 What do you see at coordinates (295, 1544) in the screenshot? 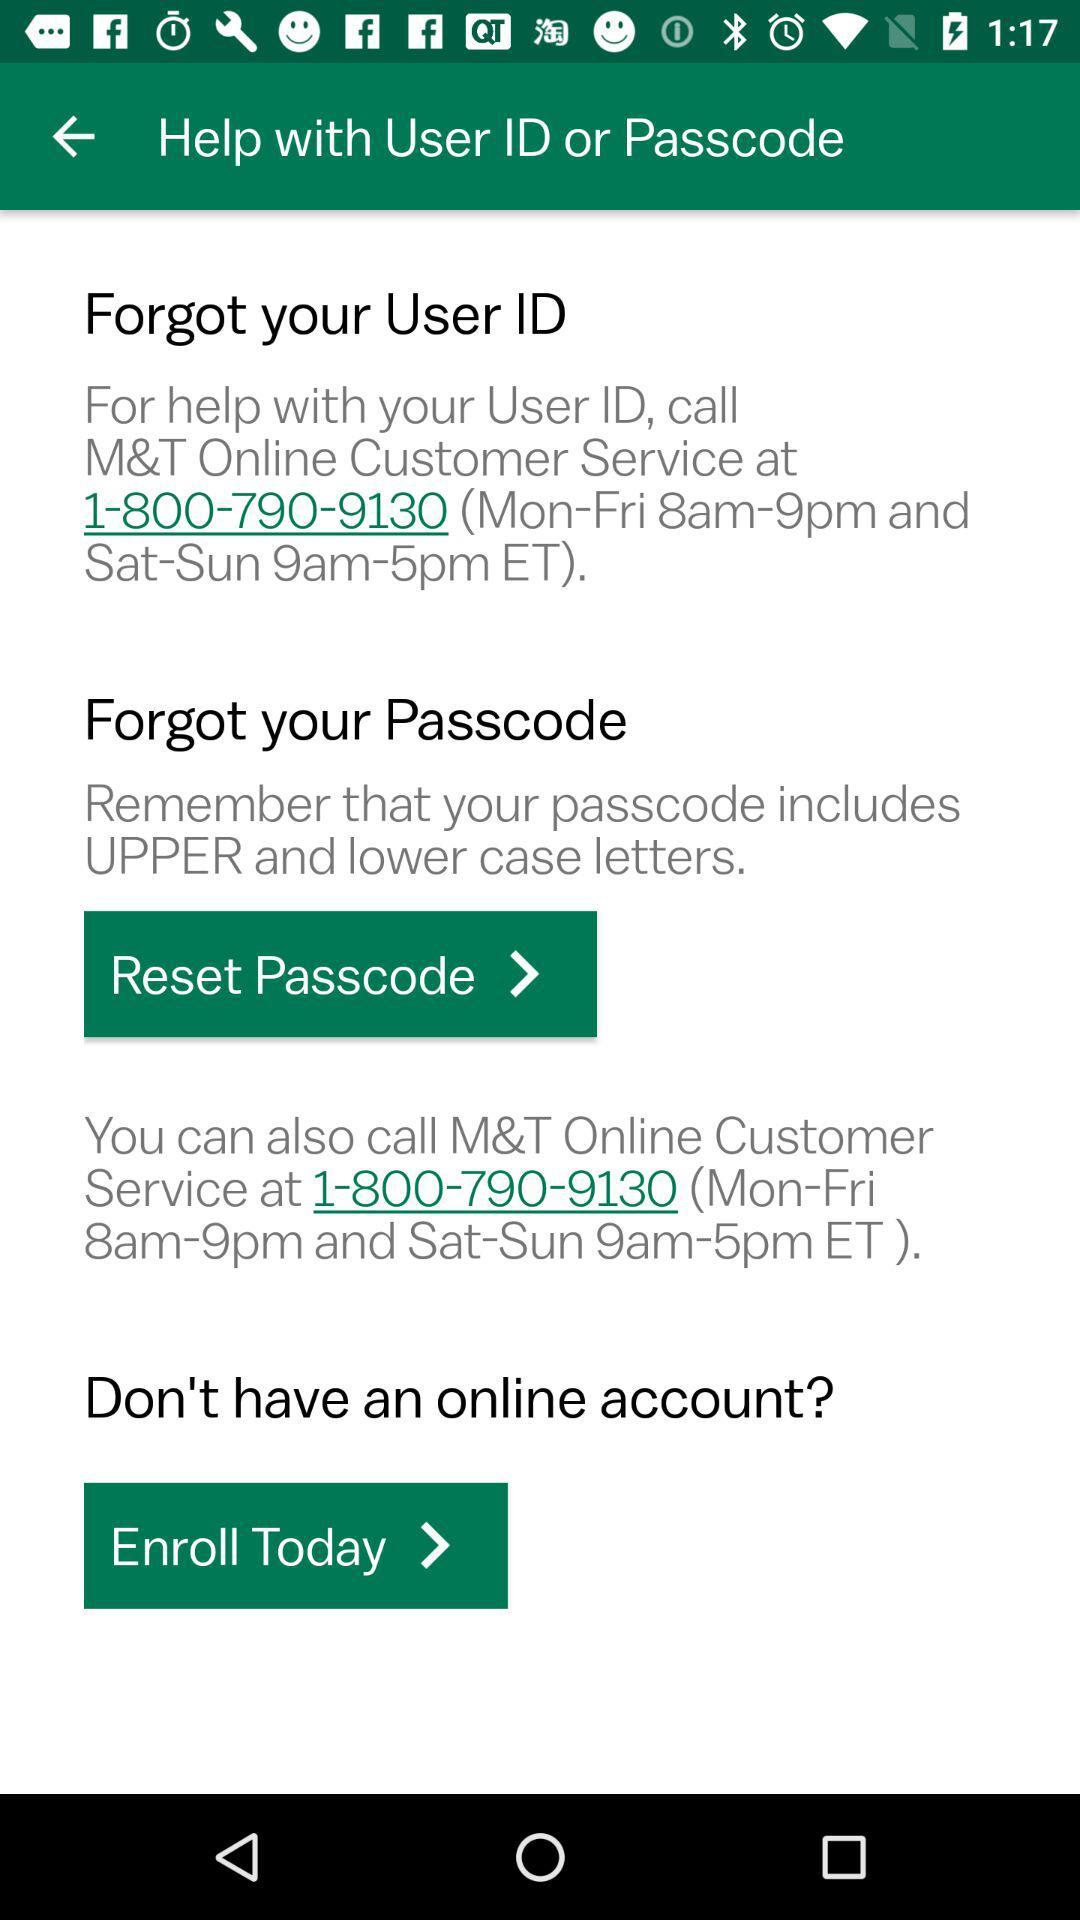
I see `the item below don t have item` at bounding box center [295, 1544].